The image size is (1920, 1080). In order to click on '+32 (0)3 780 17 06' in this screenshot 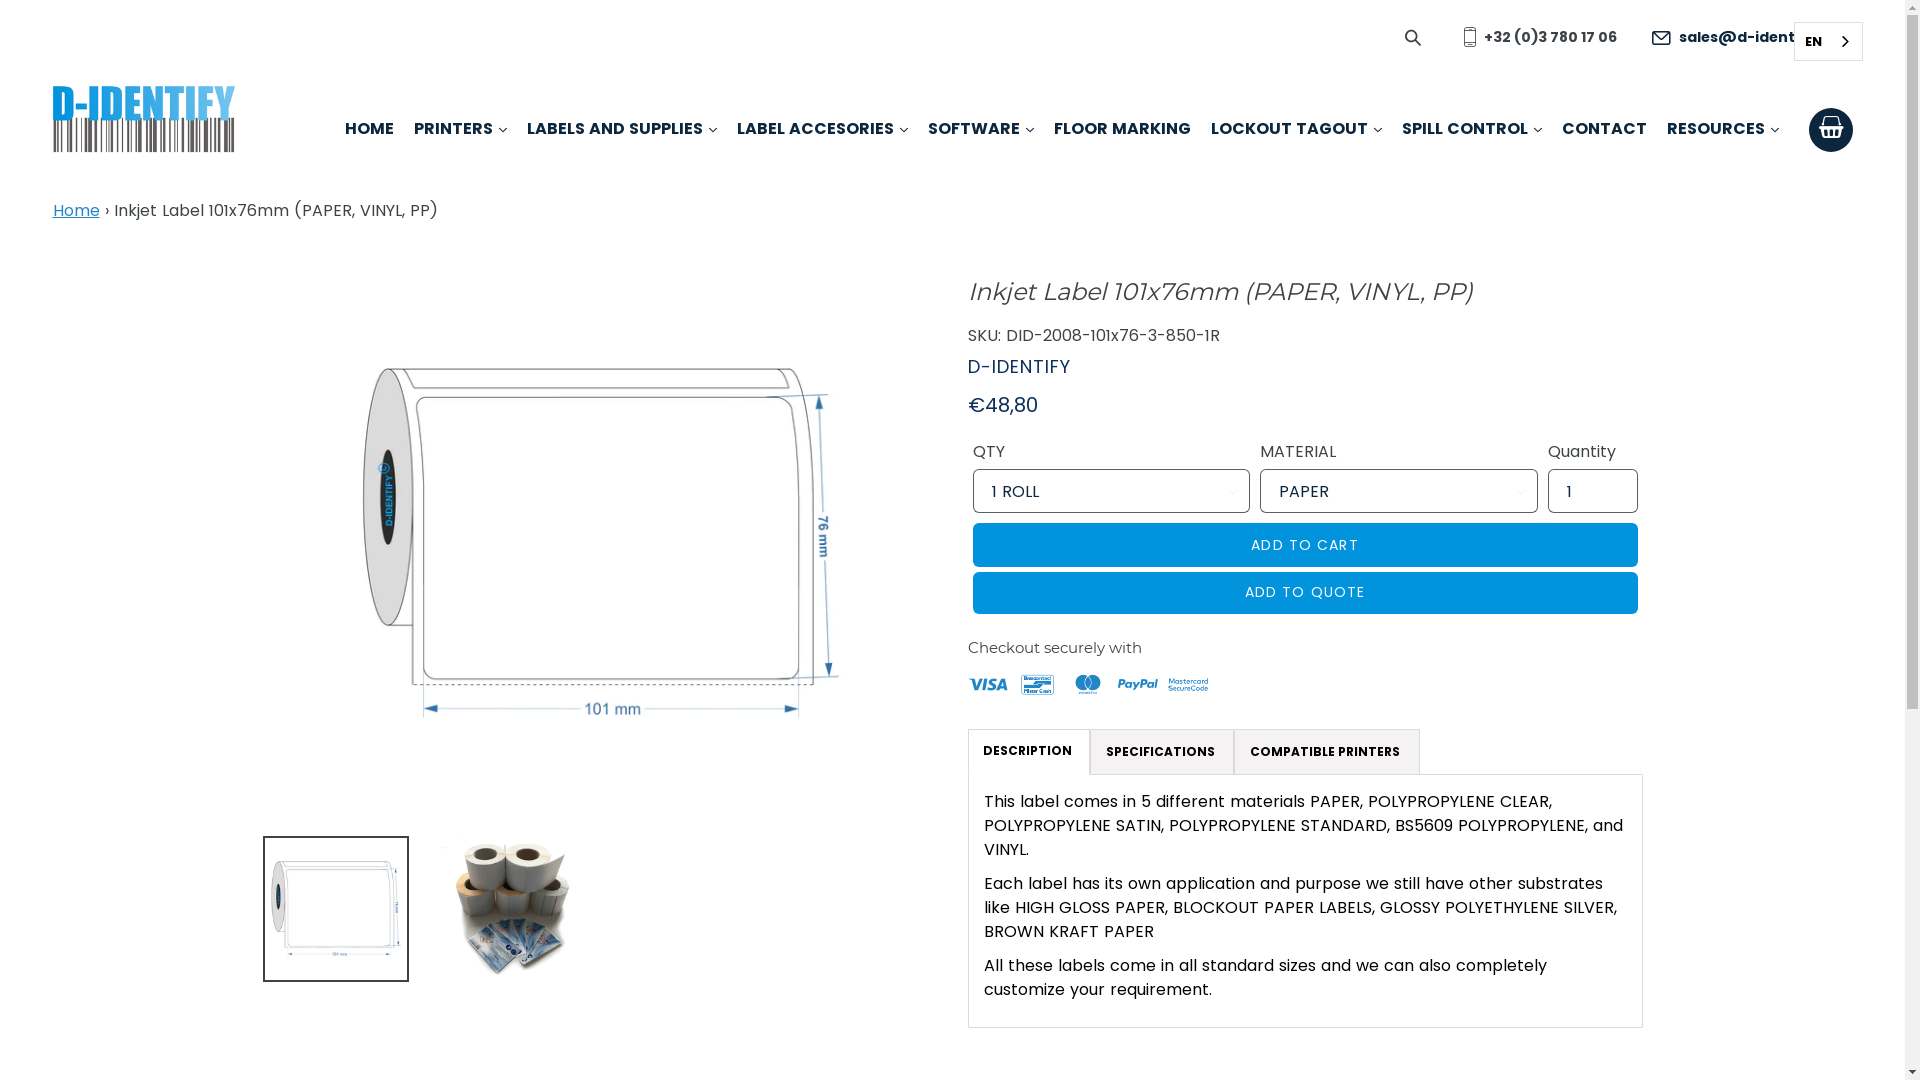, I will do `click(1534, 37)`.